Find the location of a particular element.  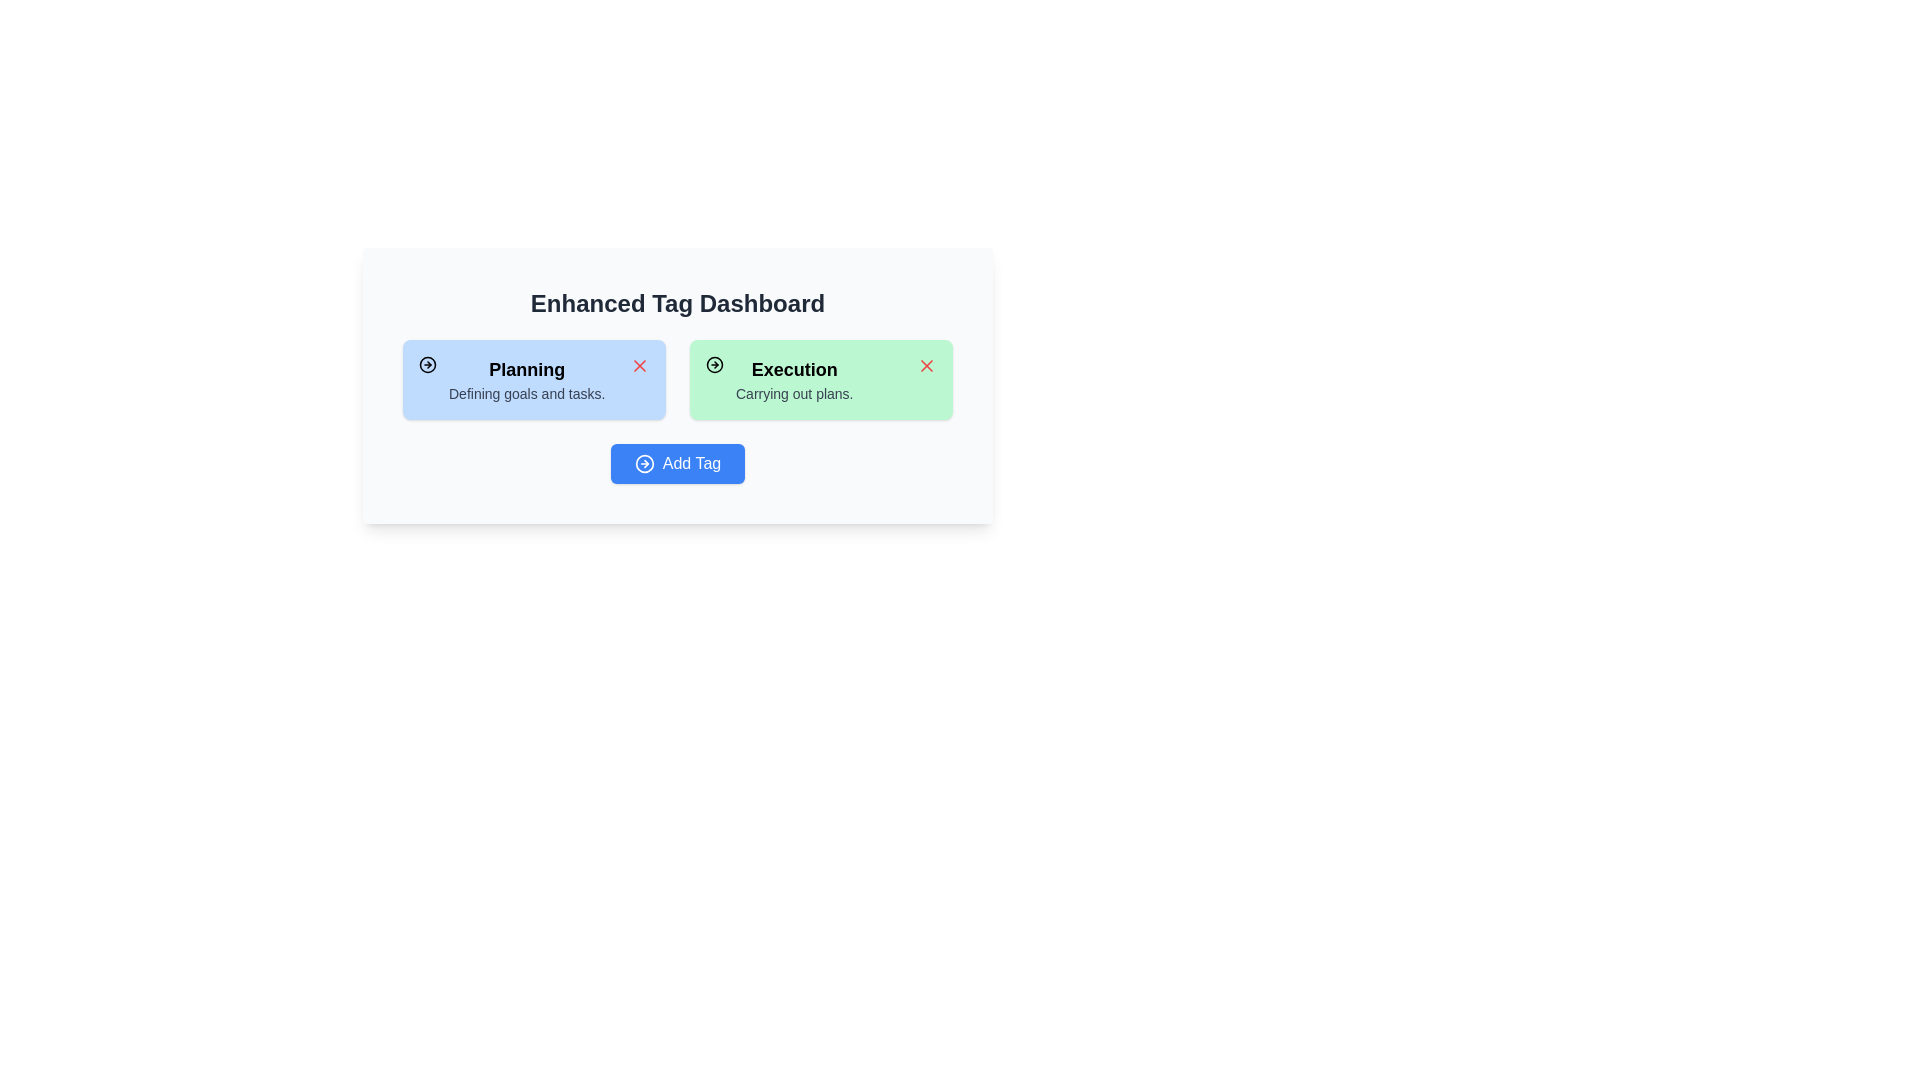

the outermost circle in the SVG icon located within the 'Planning' labeled card on the left side of the main interface is located at coordinates (426, 365).